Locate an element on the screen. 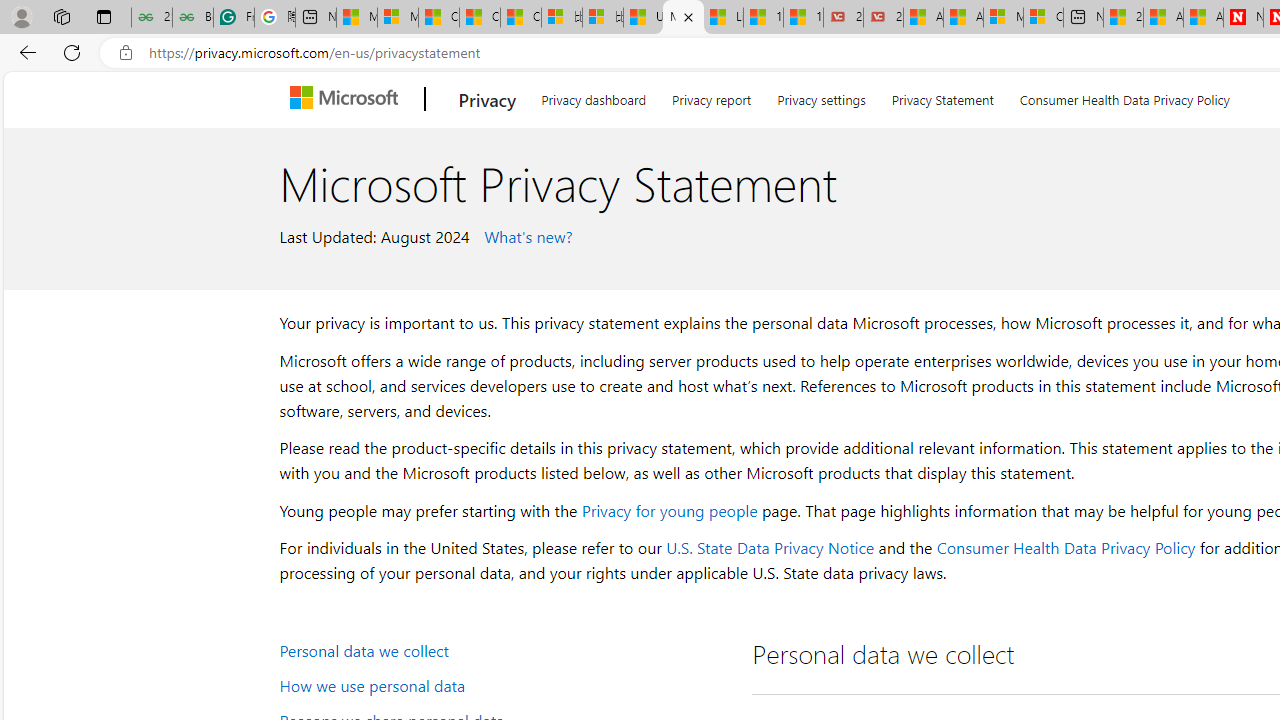 Image resolution: width=1280 pixels, height=720 pixels. '15 Ways Modern Life Contradicts the Teachings of Jesus' is located at coordinates (803, 17).